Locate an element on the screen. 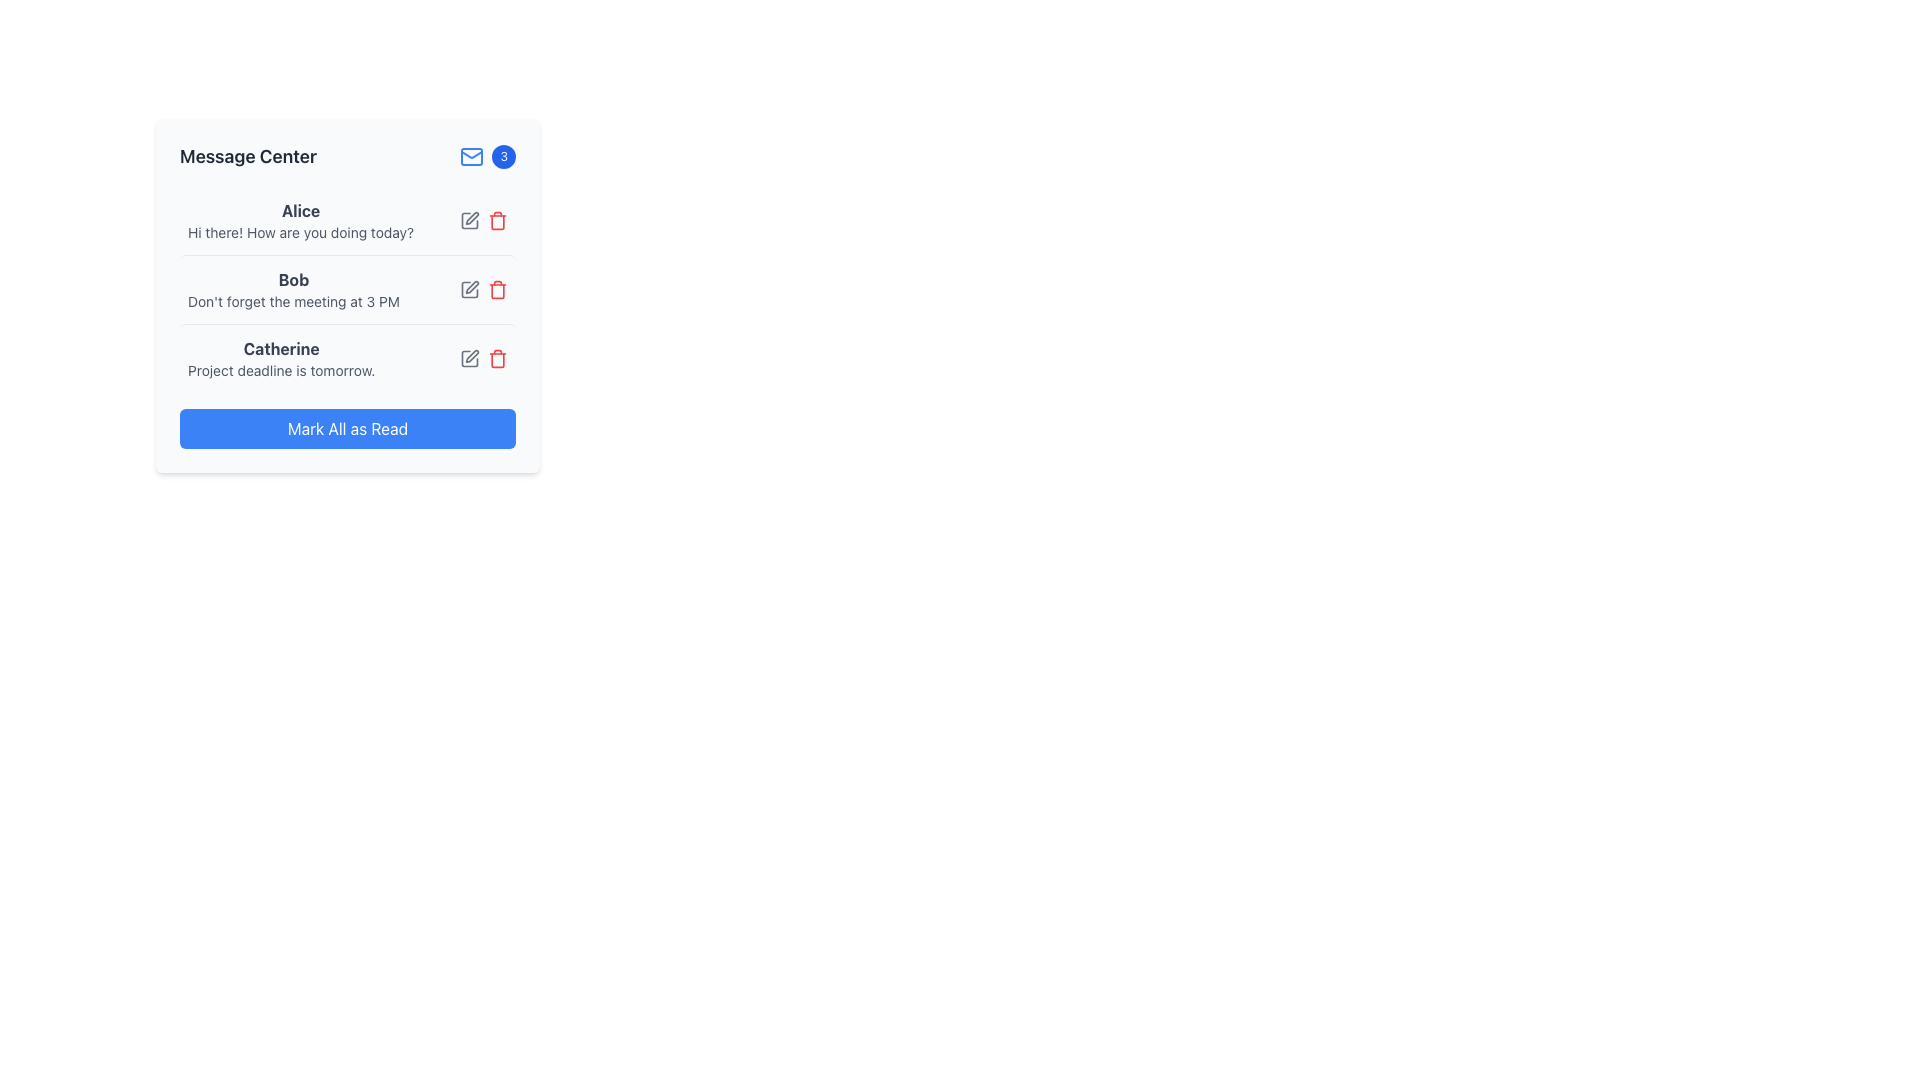 This screenshot has width=1920, height=1080. the informative text label associated with 'Catherine', which is located below the name 'Catherine' and adjacent to action icons is located at coordinates (280, 370).